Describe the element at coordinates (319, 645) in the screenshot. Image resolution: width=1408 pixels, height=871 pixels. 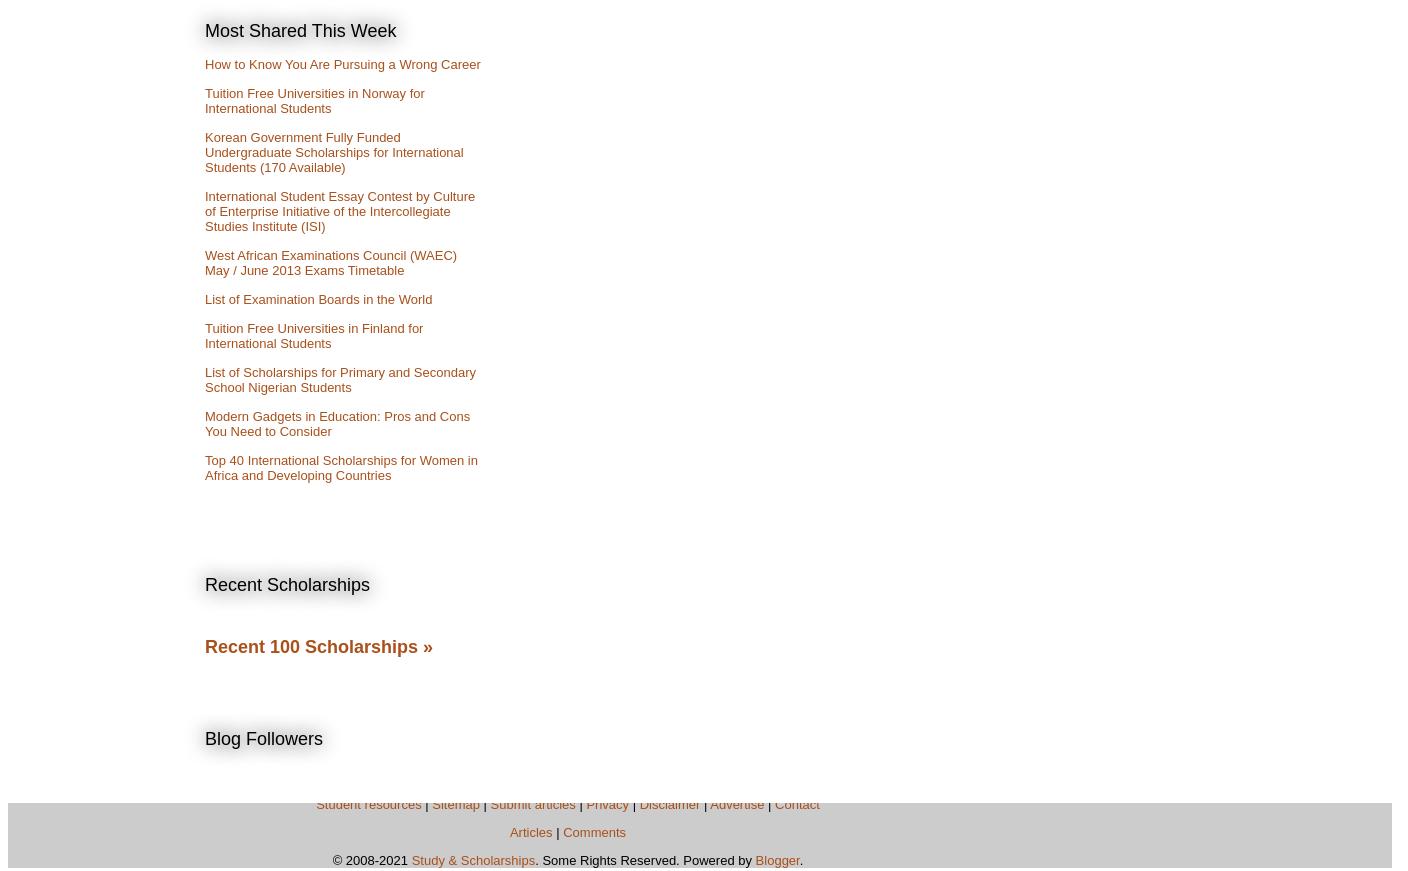
I see `'Recent 100 Scholarships »'` at that location.